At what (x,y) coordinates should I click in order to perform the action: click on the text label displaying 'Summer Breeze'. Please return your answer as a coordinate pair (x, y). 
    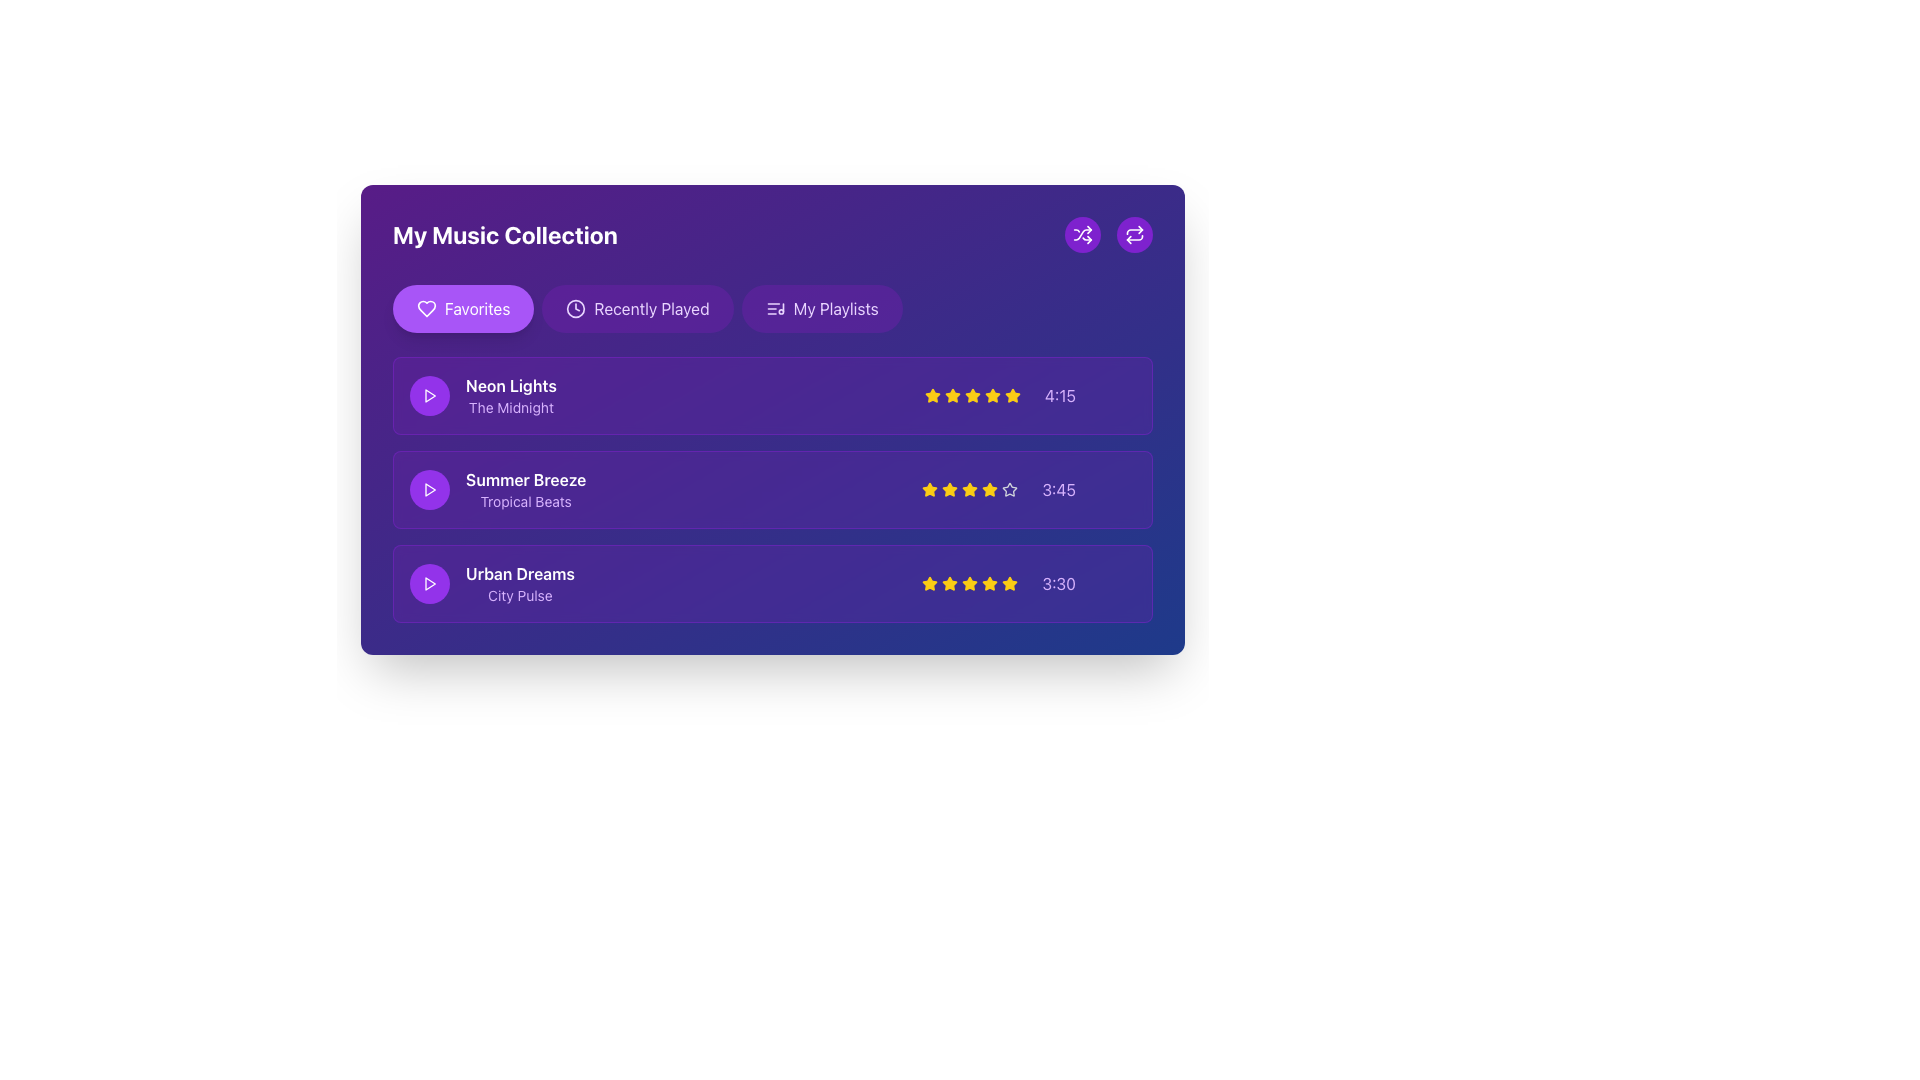
    Looking at the image, I should click on (526, 479).